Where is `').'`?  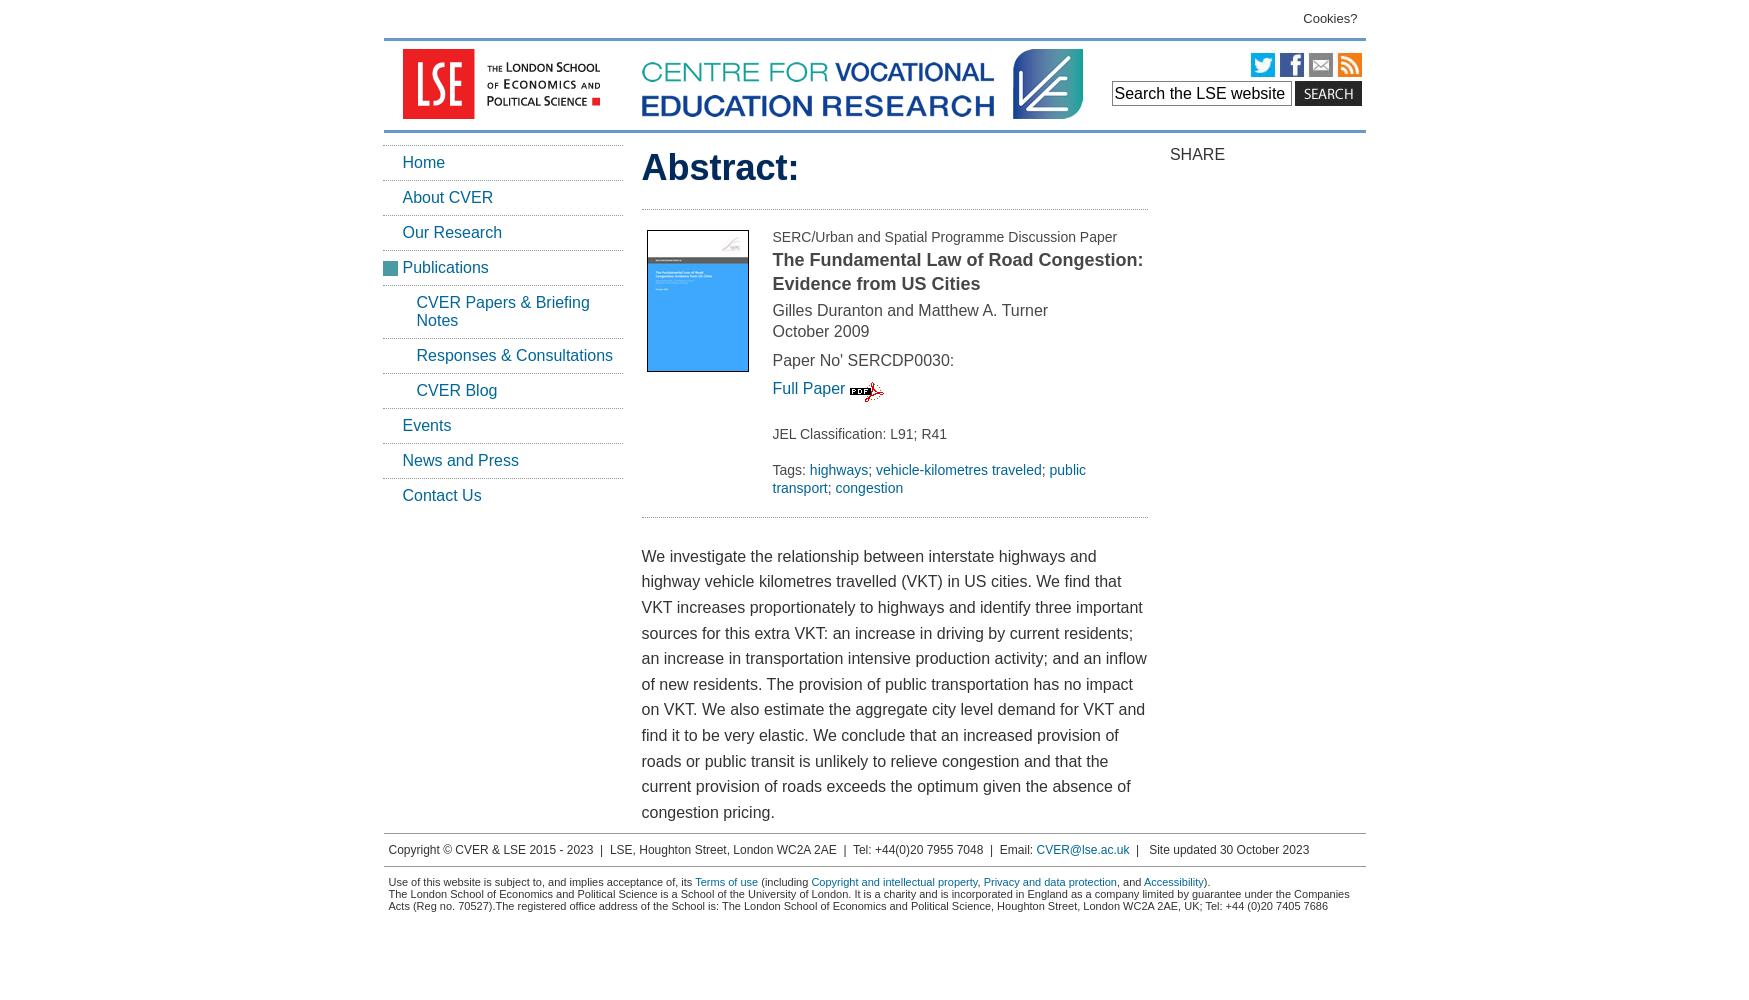
').' is located at coordinates (1206, 882).